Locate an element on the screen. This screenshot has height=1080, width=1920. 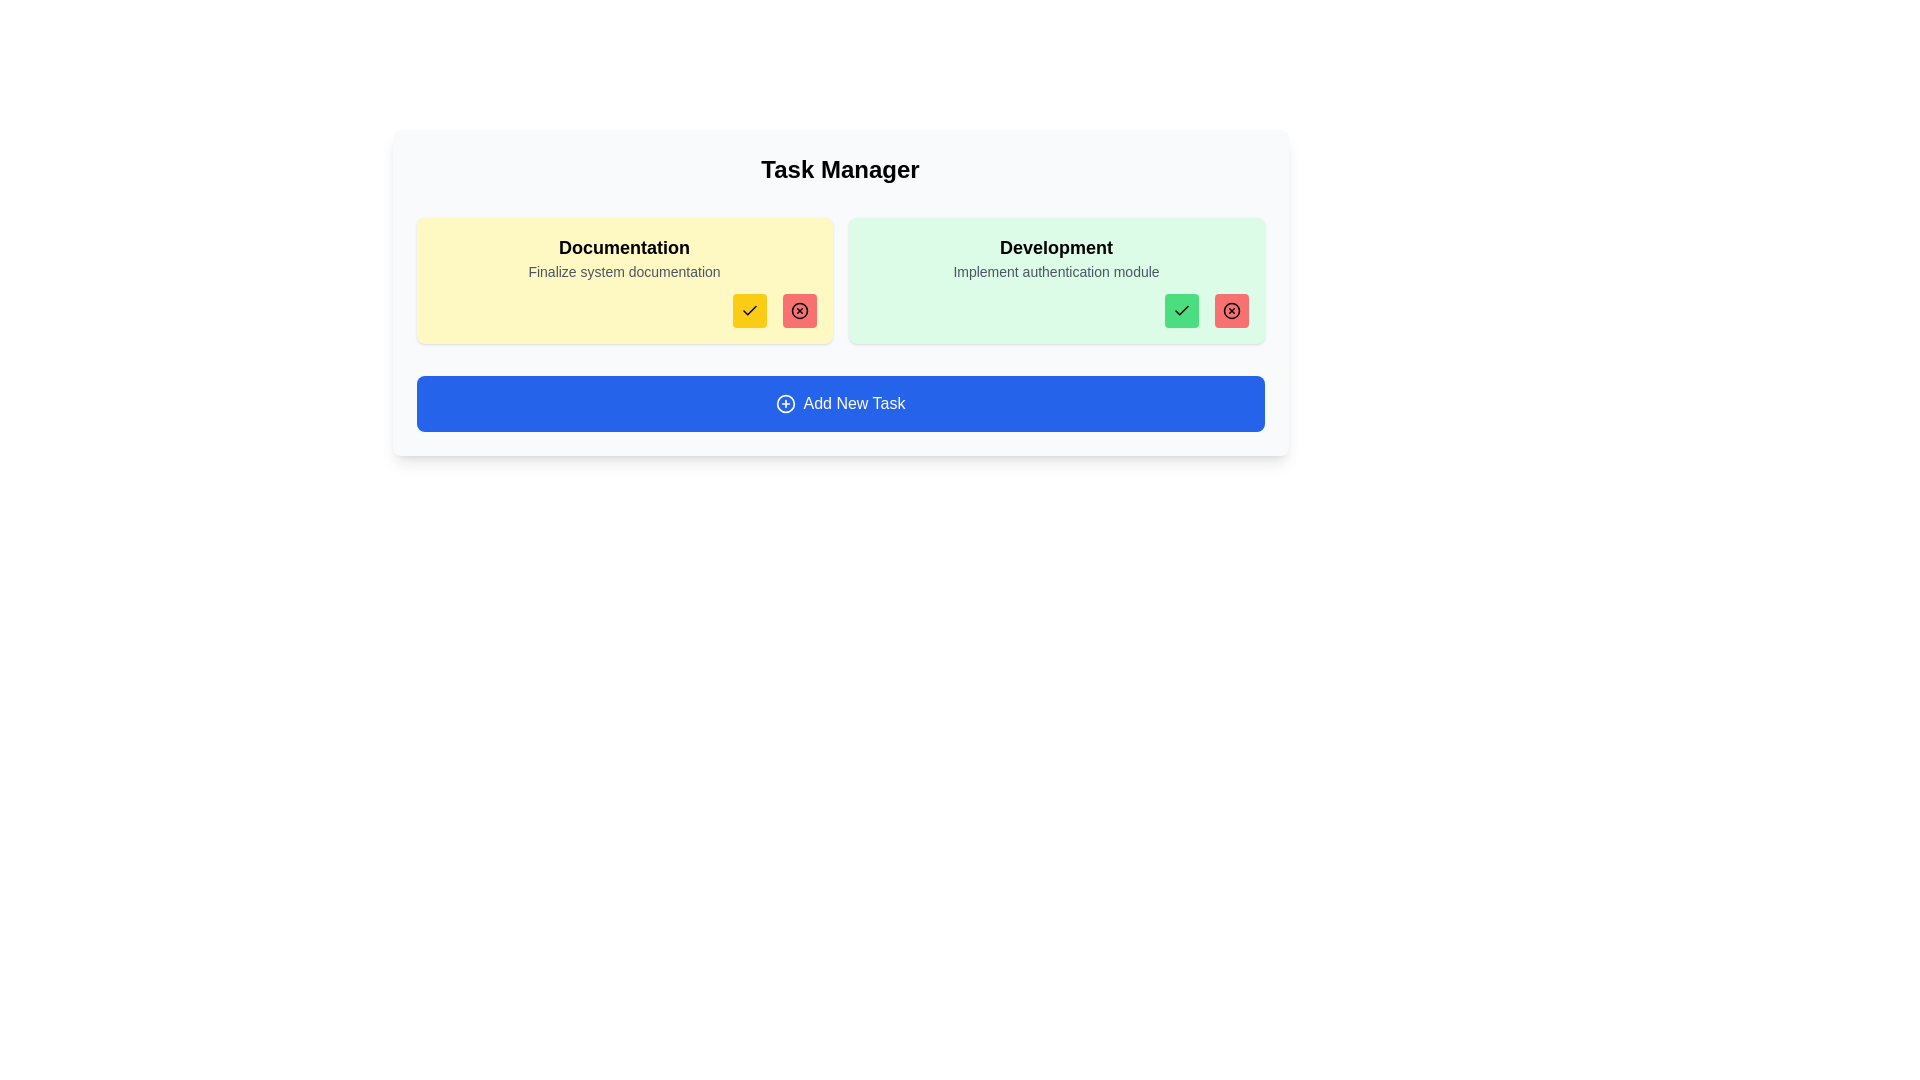
the circular icon with a plus sign located to the left of the 'Add New Task' button text as a visual indicator is located at coordinates (784, 404).